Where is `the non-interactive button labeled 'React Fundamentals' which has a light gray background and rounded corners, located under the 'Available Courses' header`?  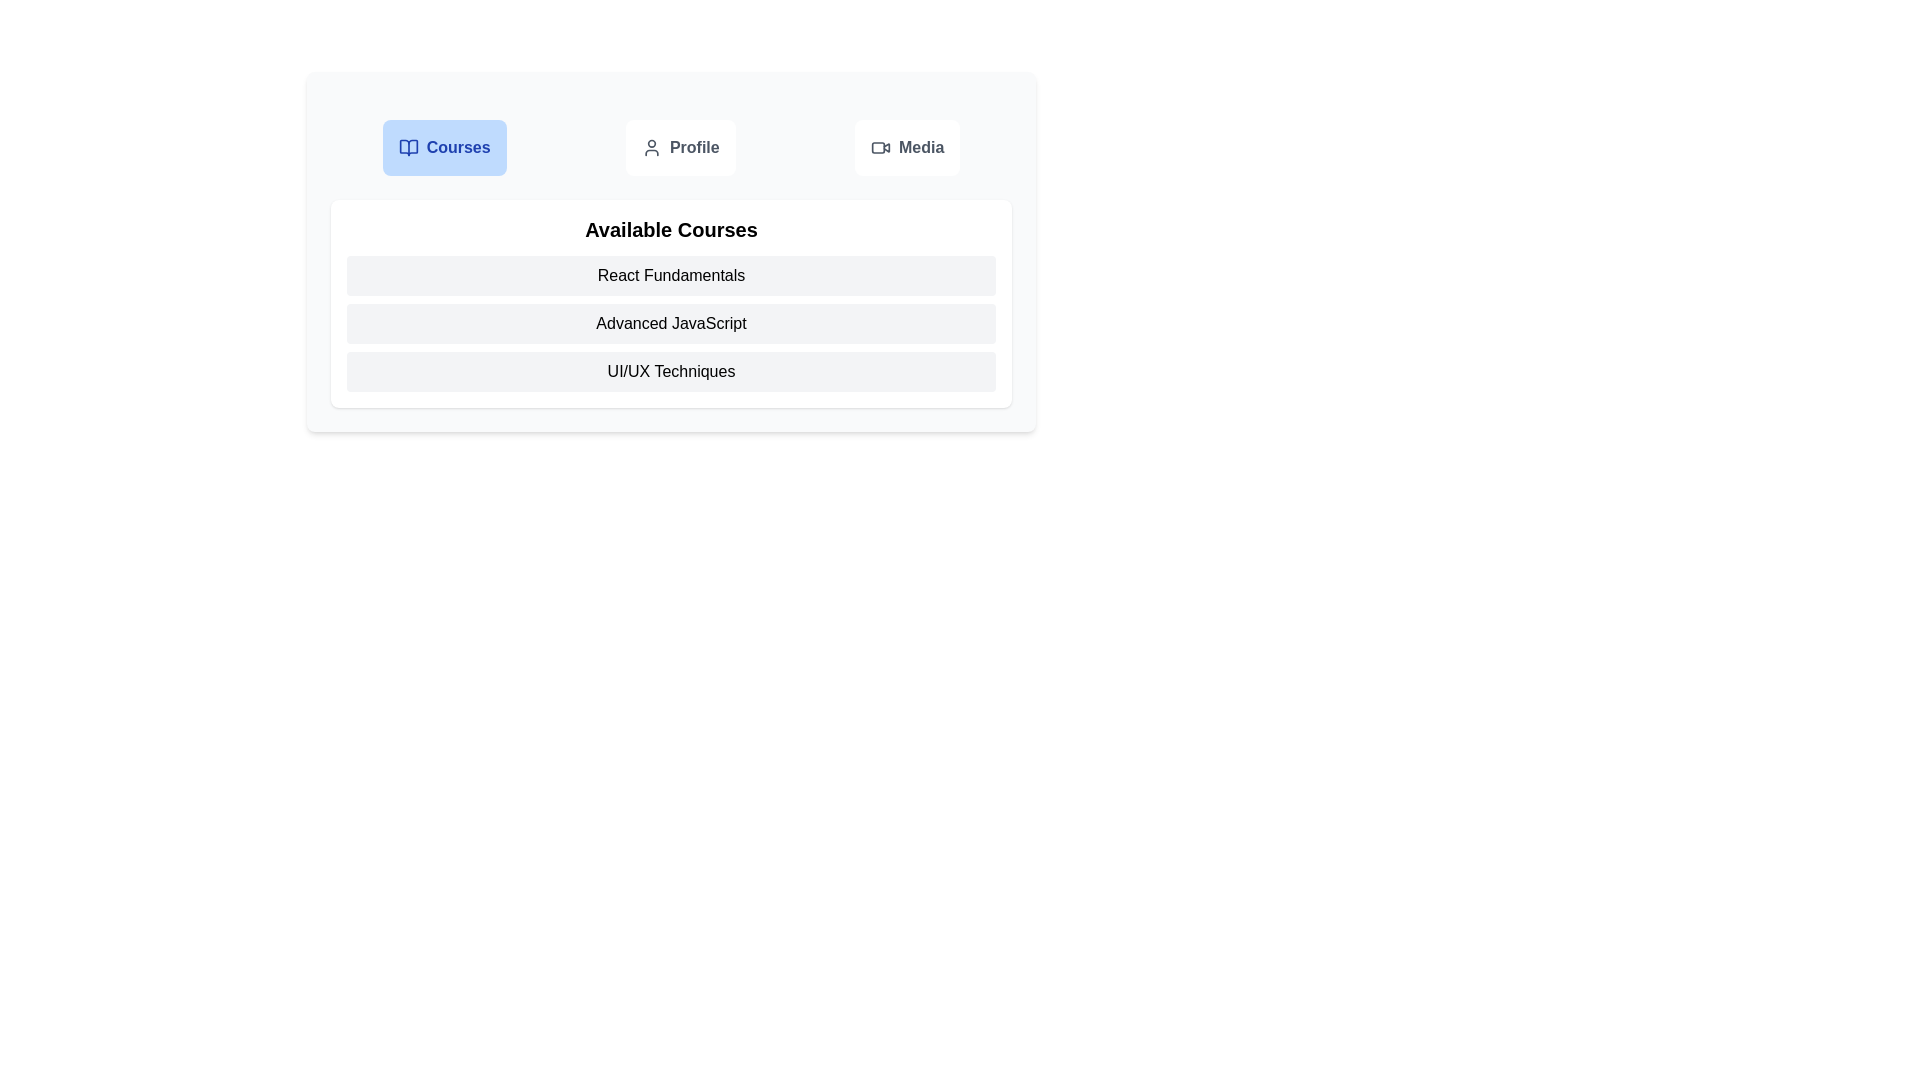 the non-interactive button labeled 'React Fundamentals' which has a light gray background and rounded corners, located under the 'Available Courses' header is located at coordinates (671, 276).